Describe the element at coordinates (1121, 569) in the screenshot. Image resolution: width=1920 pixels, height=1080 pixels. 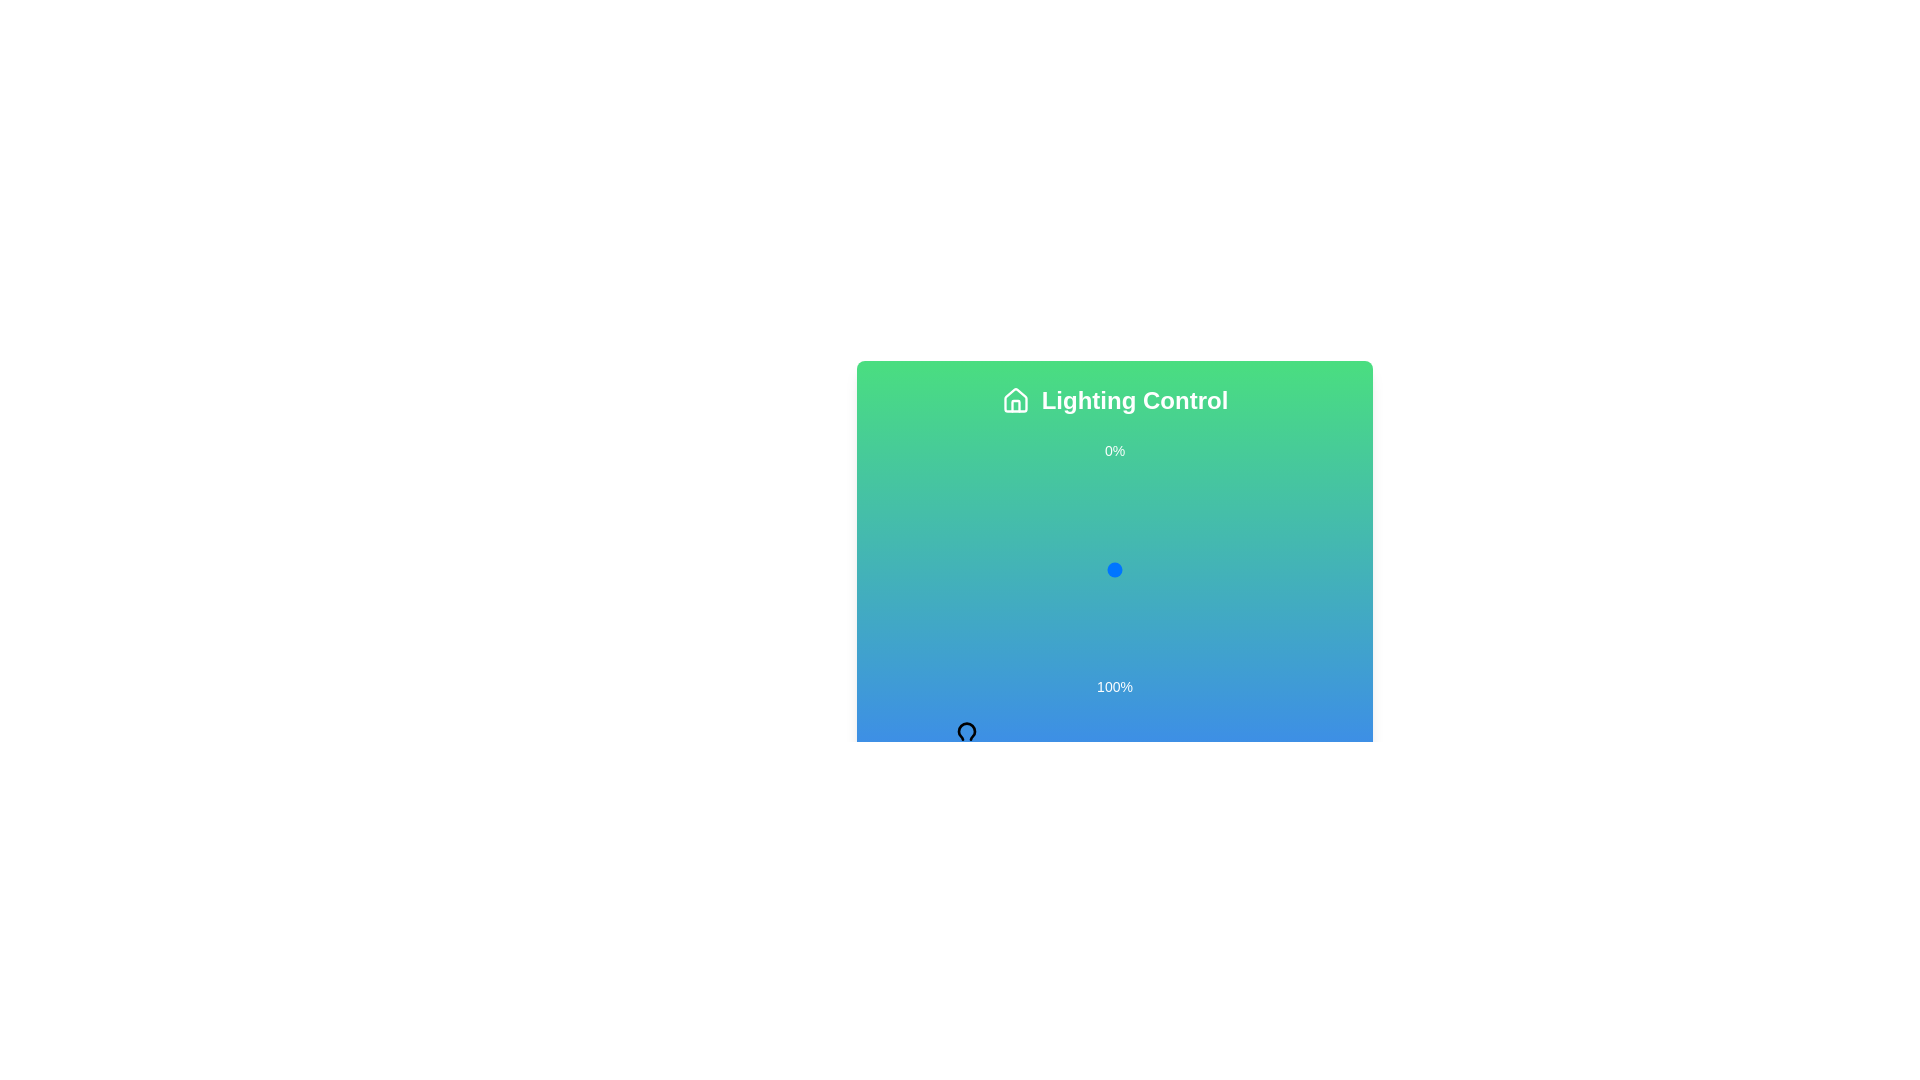
I see `the lighting level percentage` at that location.